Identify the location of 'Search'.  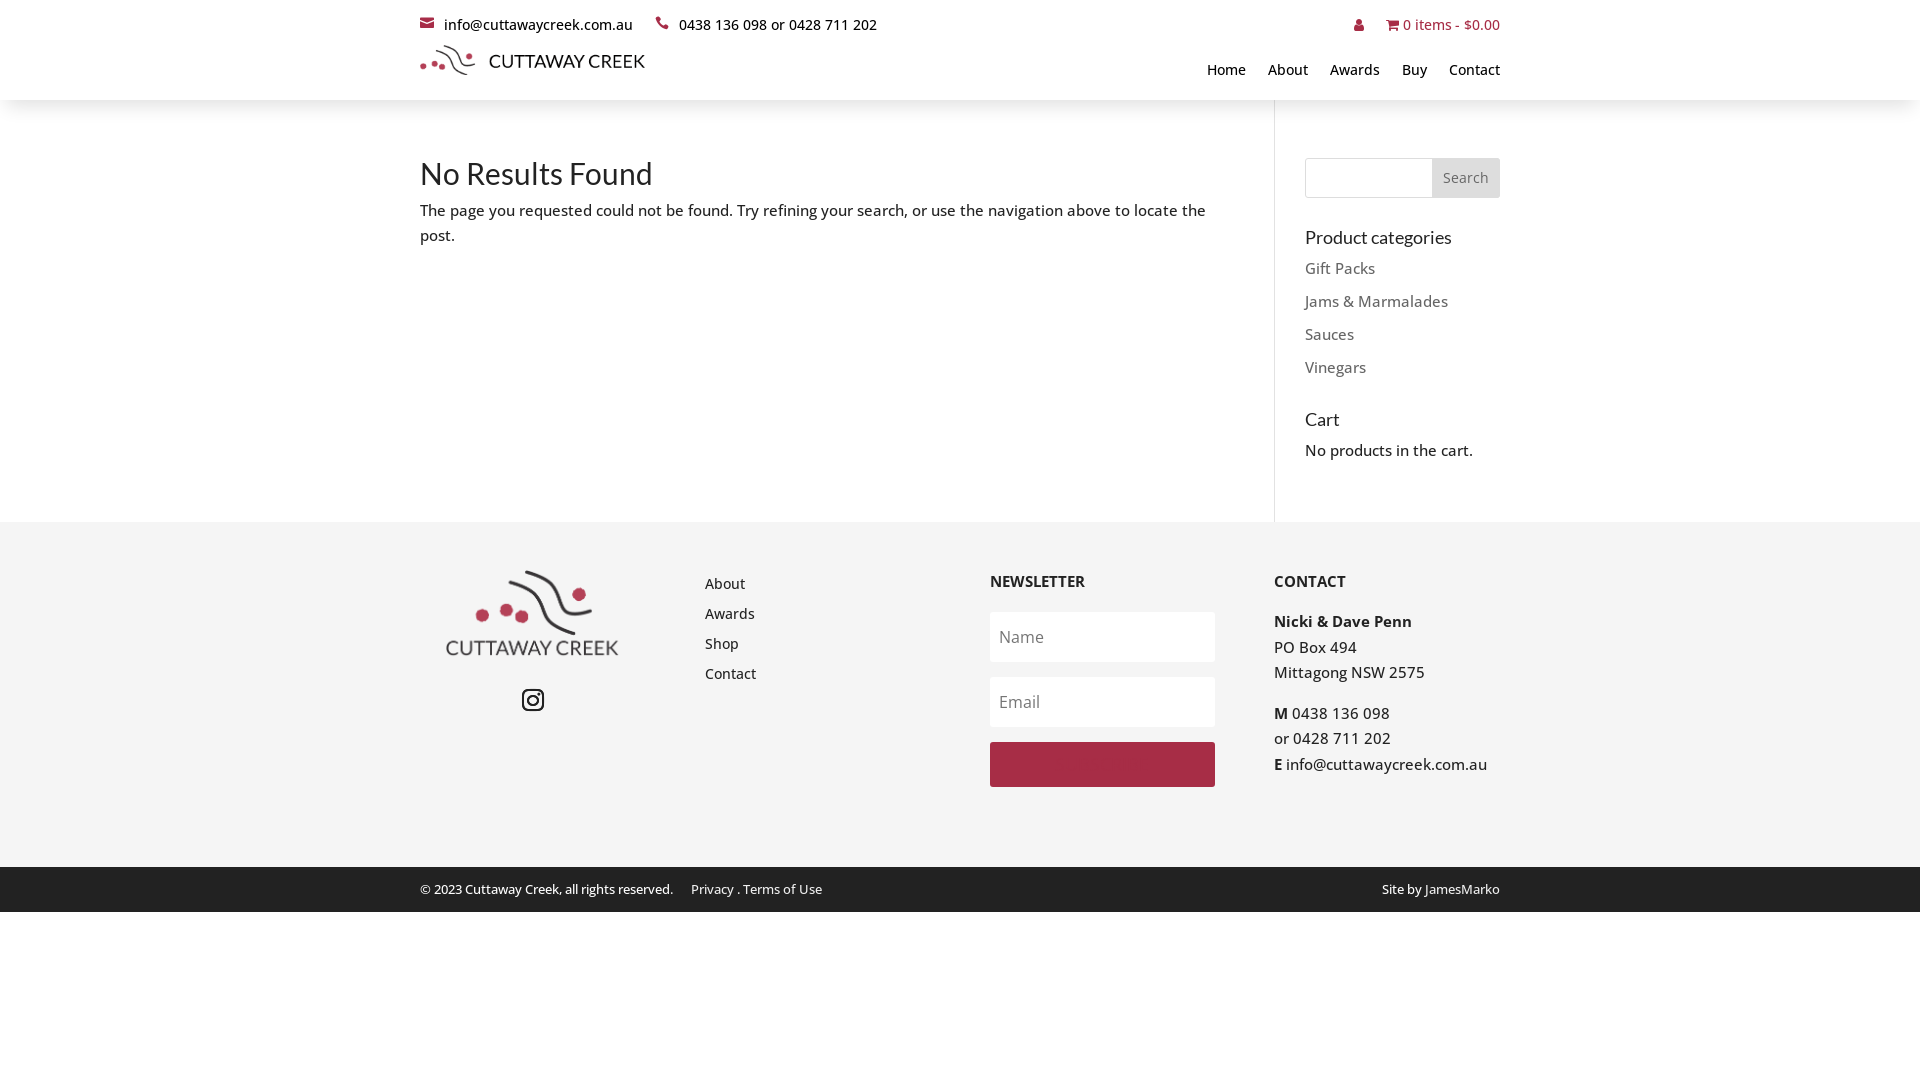
(1430, 176).